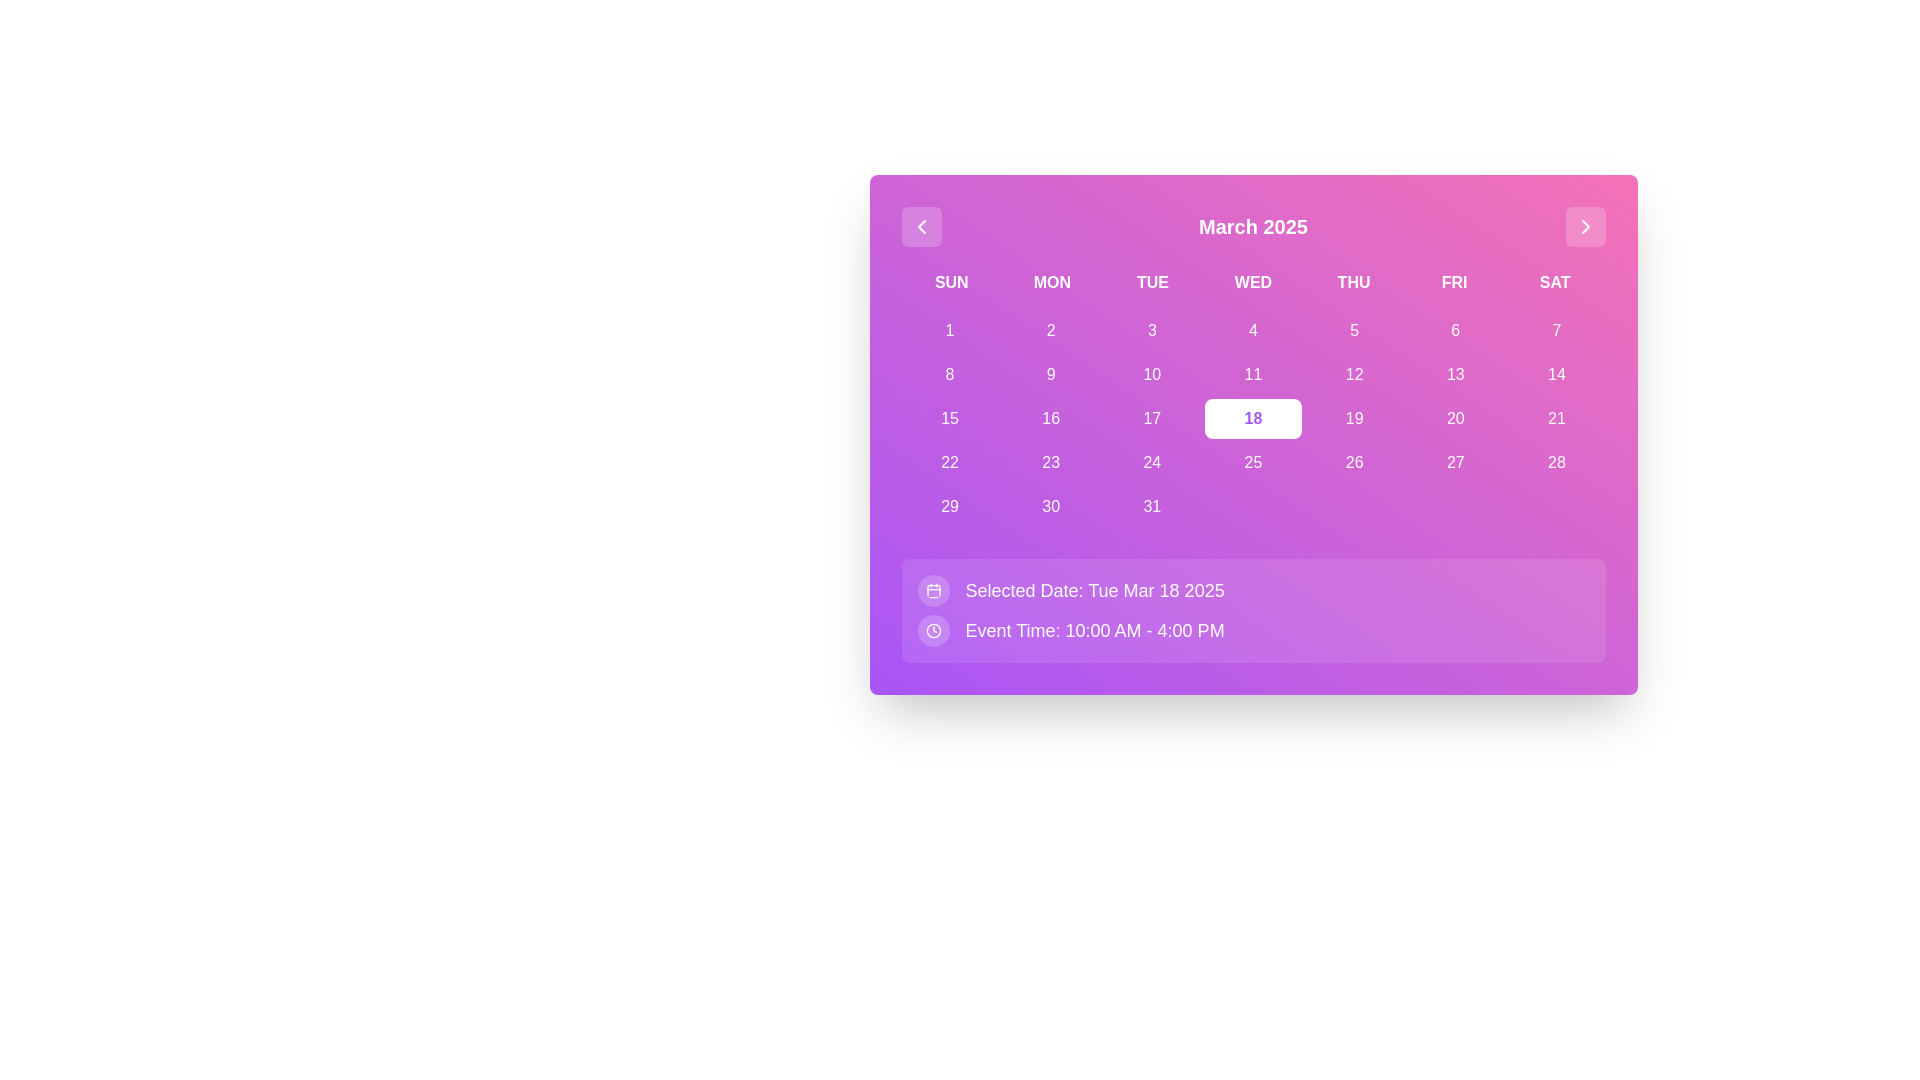 The width and height of the screenshot is (1920, 1080). Describe the element at coordinates (1050, 462) in the screenshot. I see `the button representing the date '23' in the March 2025 calendar grid` at that location.